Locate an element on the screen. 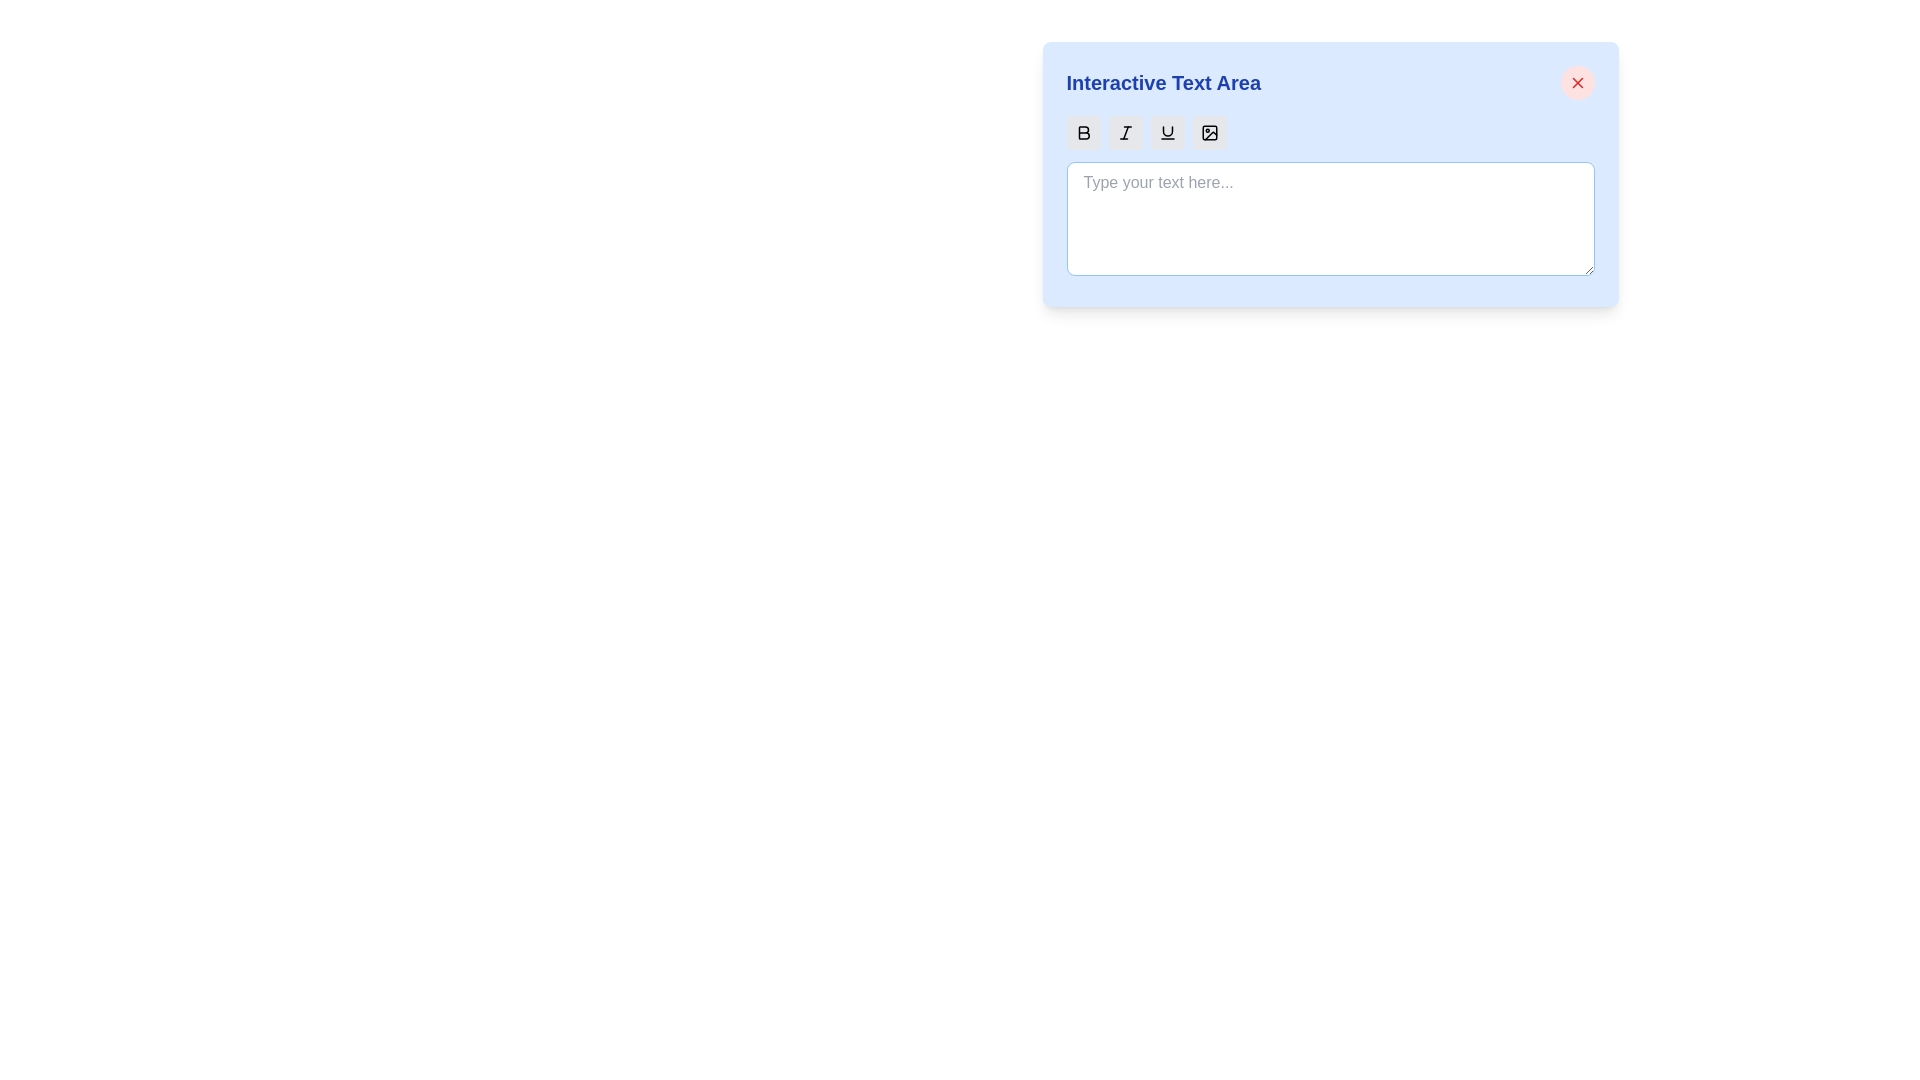 Image resolution: width=1920 pixels, height=1080 pixels. the italic style icon represented as a slanted 'I' in the toolbar below the 'Interactive Text Area' title is located at coordinates (1125, 132).